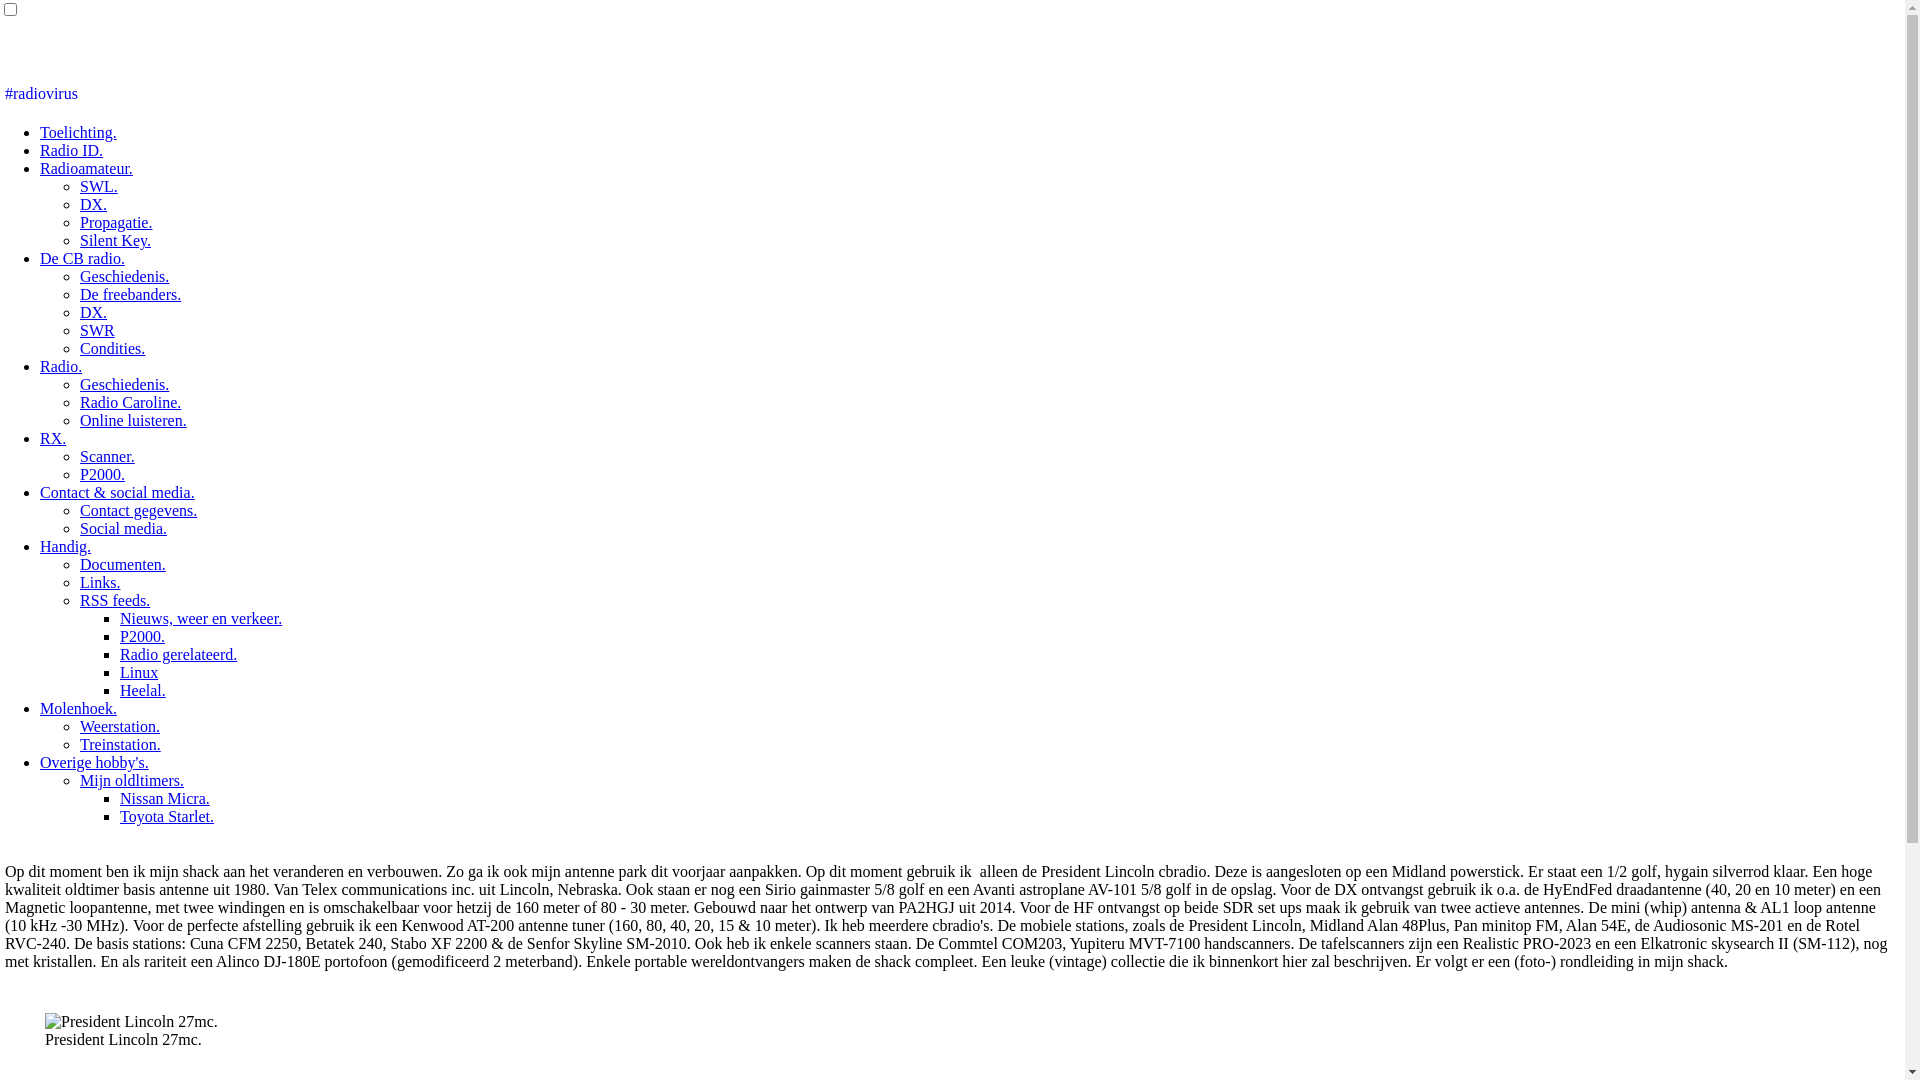 This screenshot has height=1080, width=1920. What do you see at coordinates (131, 779) in the screenshot?
I see `'Mijn oldltimers.'` at bounding box center [131, 779].